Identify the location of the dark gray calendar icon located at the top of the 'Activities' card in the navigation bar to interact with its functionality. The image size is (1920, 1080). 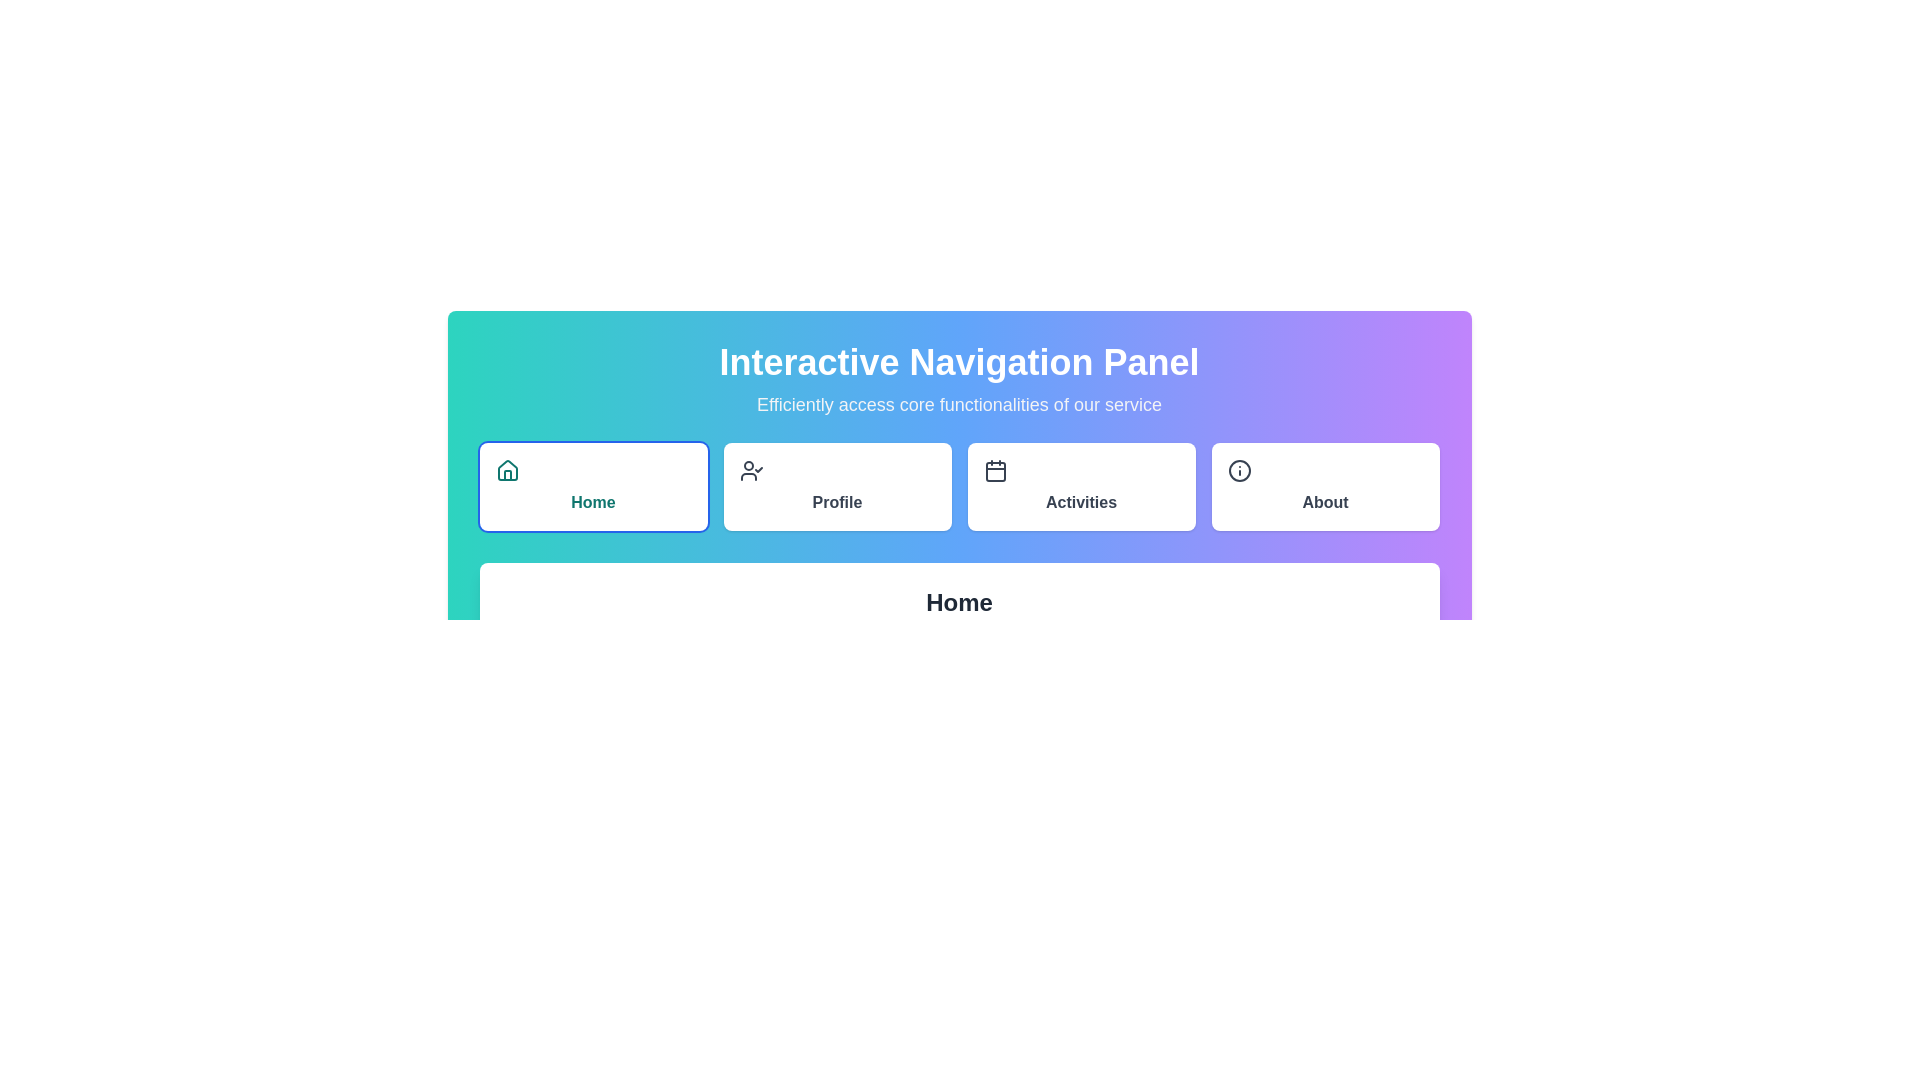
(995, 470).